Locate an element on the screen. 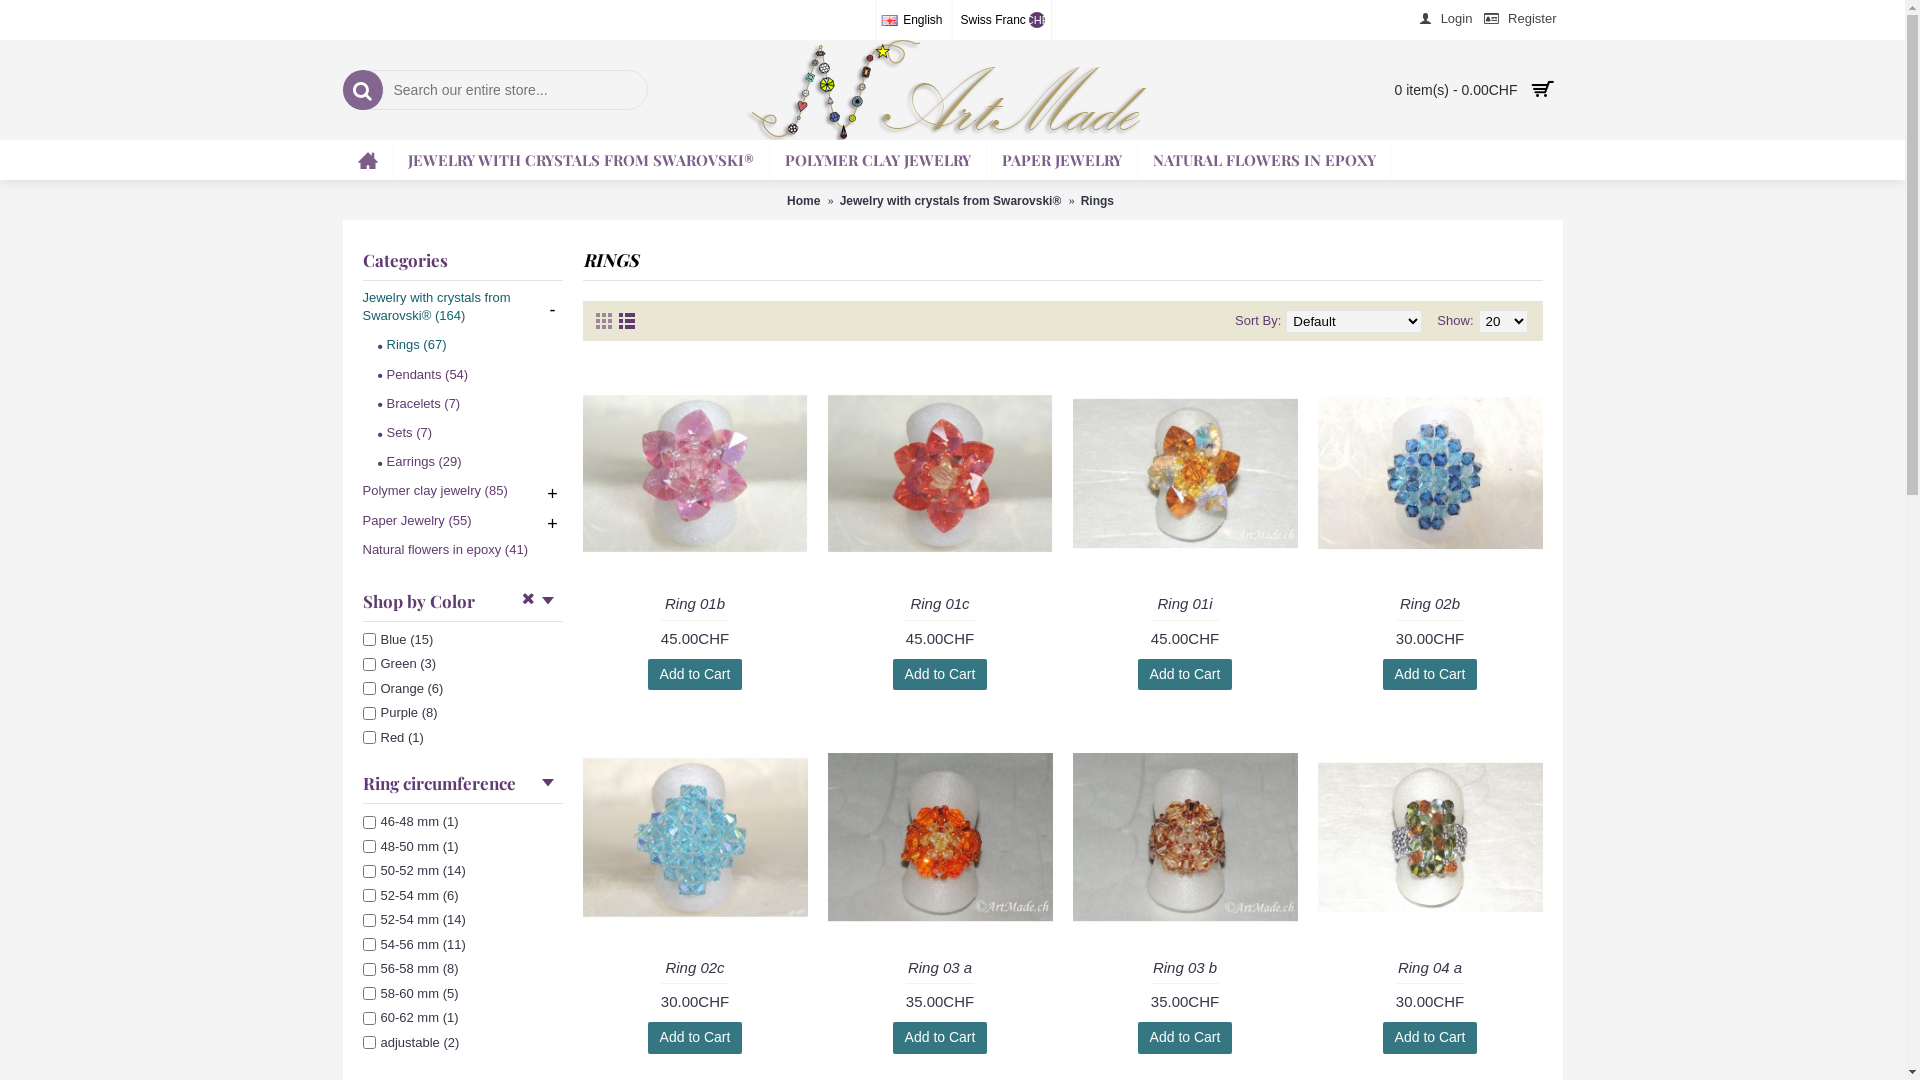  'Ring 04 a' is located at coordinates (1429, 966).